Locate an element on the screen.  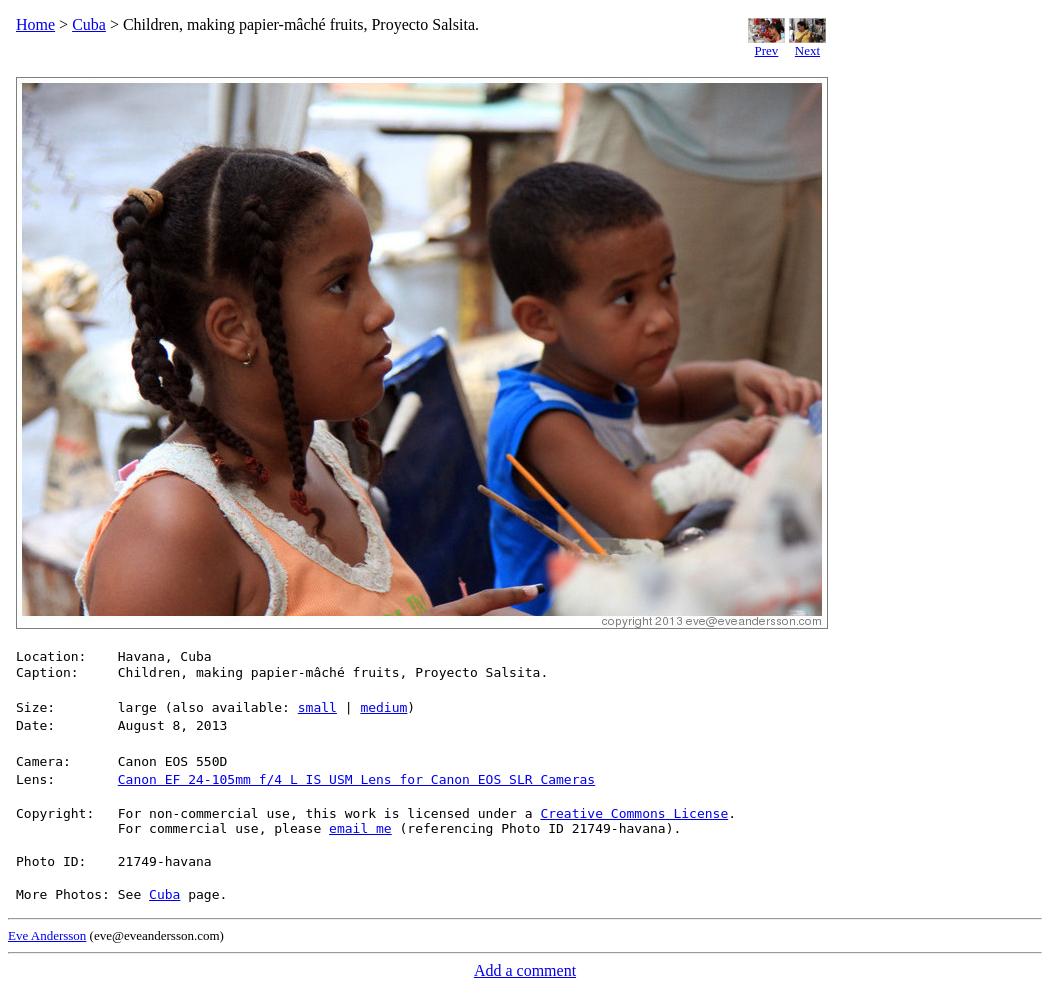
'Add a comment' is located at coordinates (523, 969).